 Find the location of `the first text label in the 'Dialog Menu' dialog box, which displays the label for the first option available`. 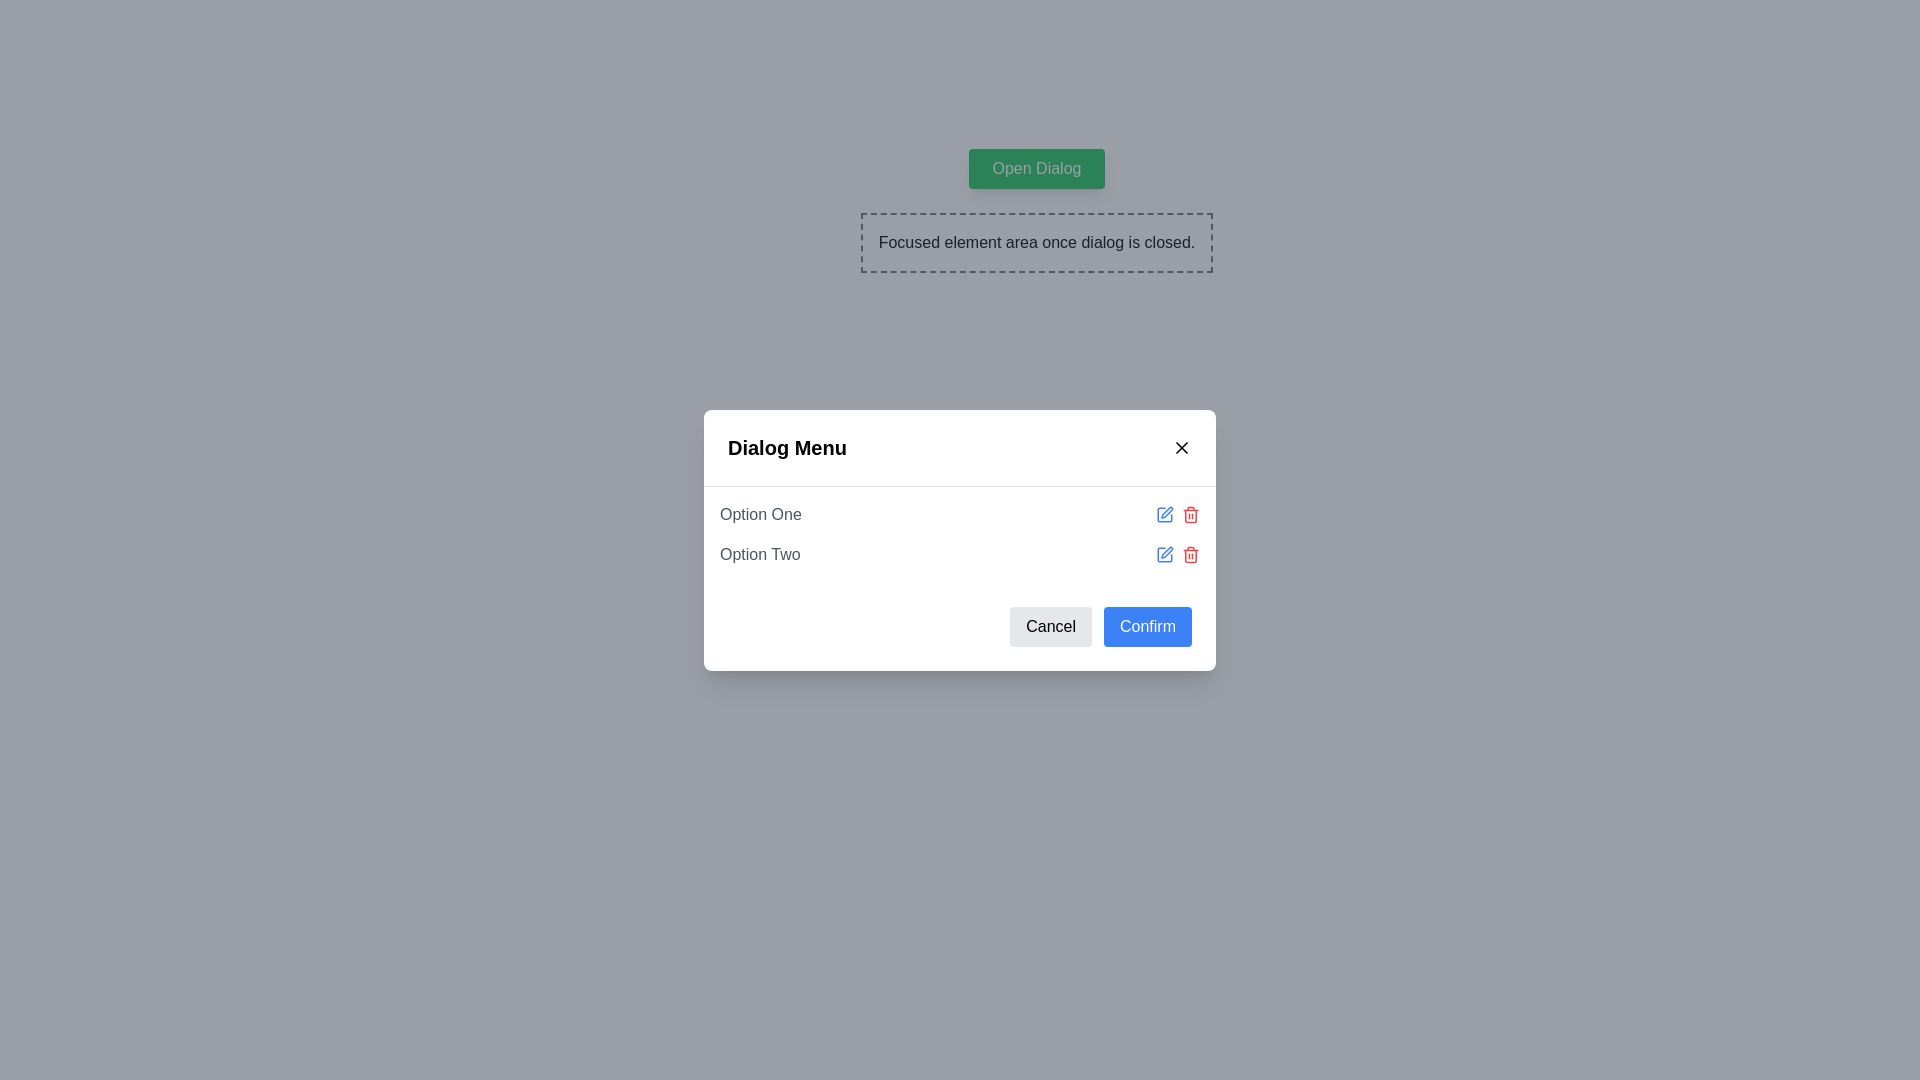

the first text label in the 'Dialog Menu' dialog box, which displays the label for the first option available is located at coordinates (759, 513).